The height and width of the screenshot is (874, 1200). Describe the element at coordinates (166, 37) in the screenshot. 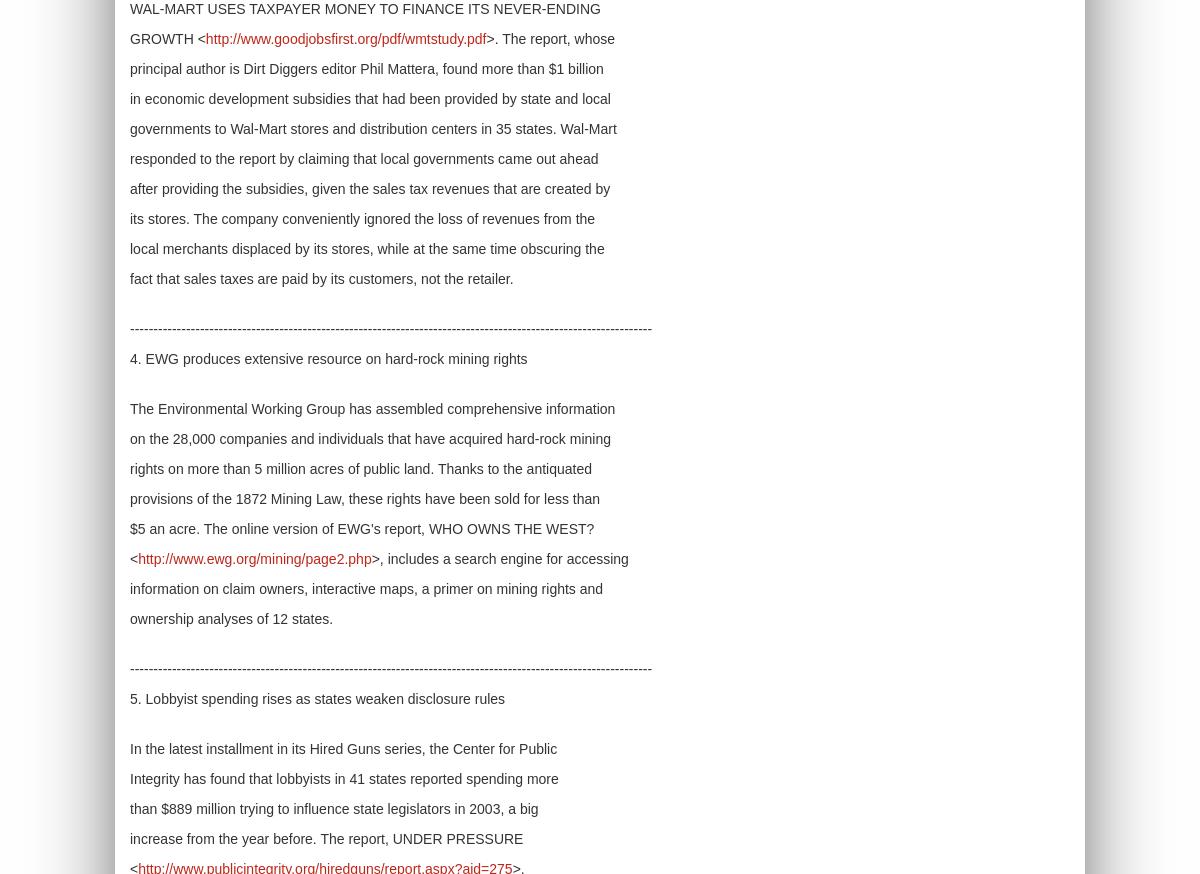

I see `'GROWTH <'` at that location.